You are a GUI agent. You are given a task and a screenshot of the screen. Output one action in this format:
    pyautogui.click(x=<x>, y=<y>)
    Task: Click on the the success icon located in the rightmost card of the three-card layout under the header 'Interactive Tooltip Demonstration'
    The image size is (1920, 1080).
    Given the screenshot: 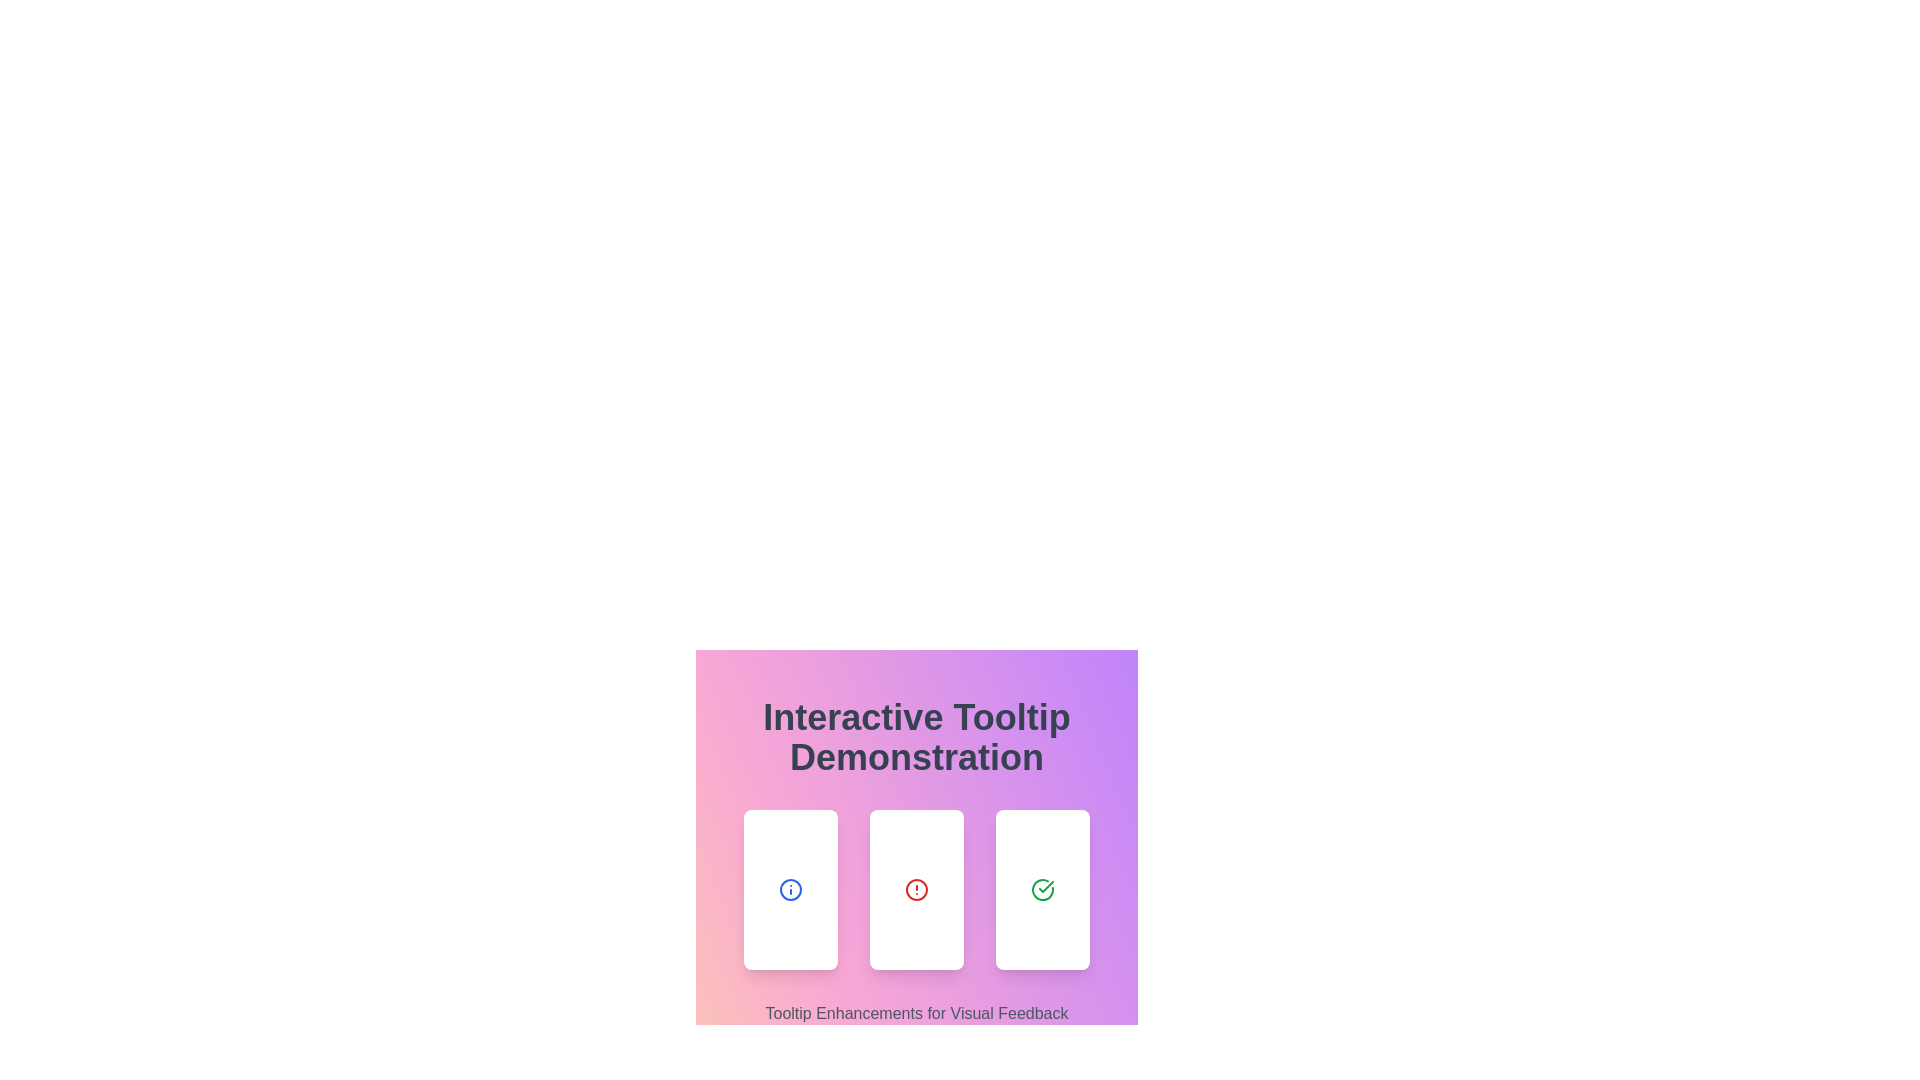 What is the action you would take?
    pyautogui.click(x=1041, y=889)
    